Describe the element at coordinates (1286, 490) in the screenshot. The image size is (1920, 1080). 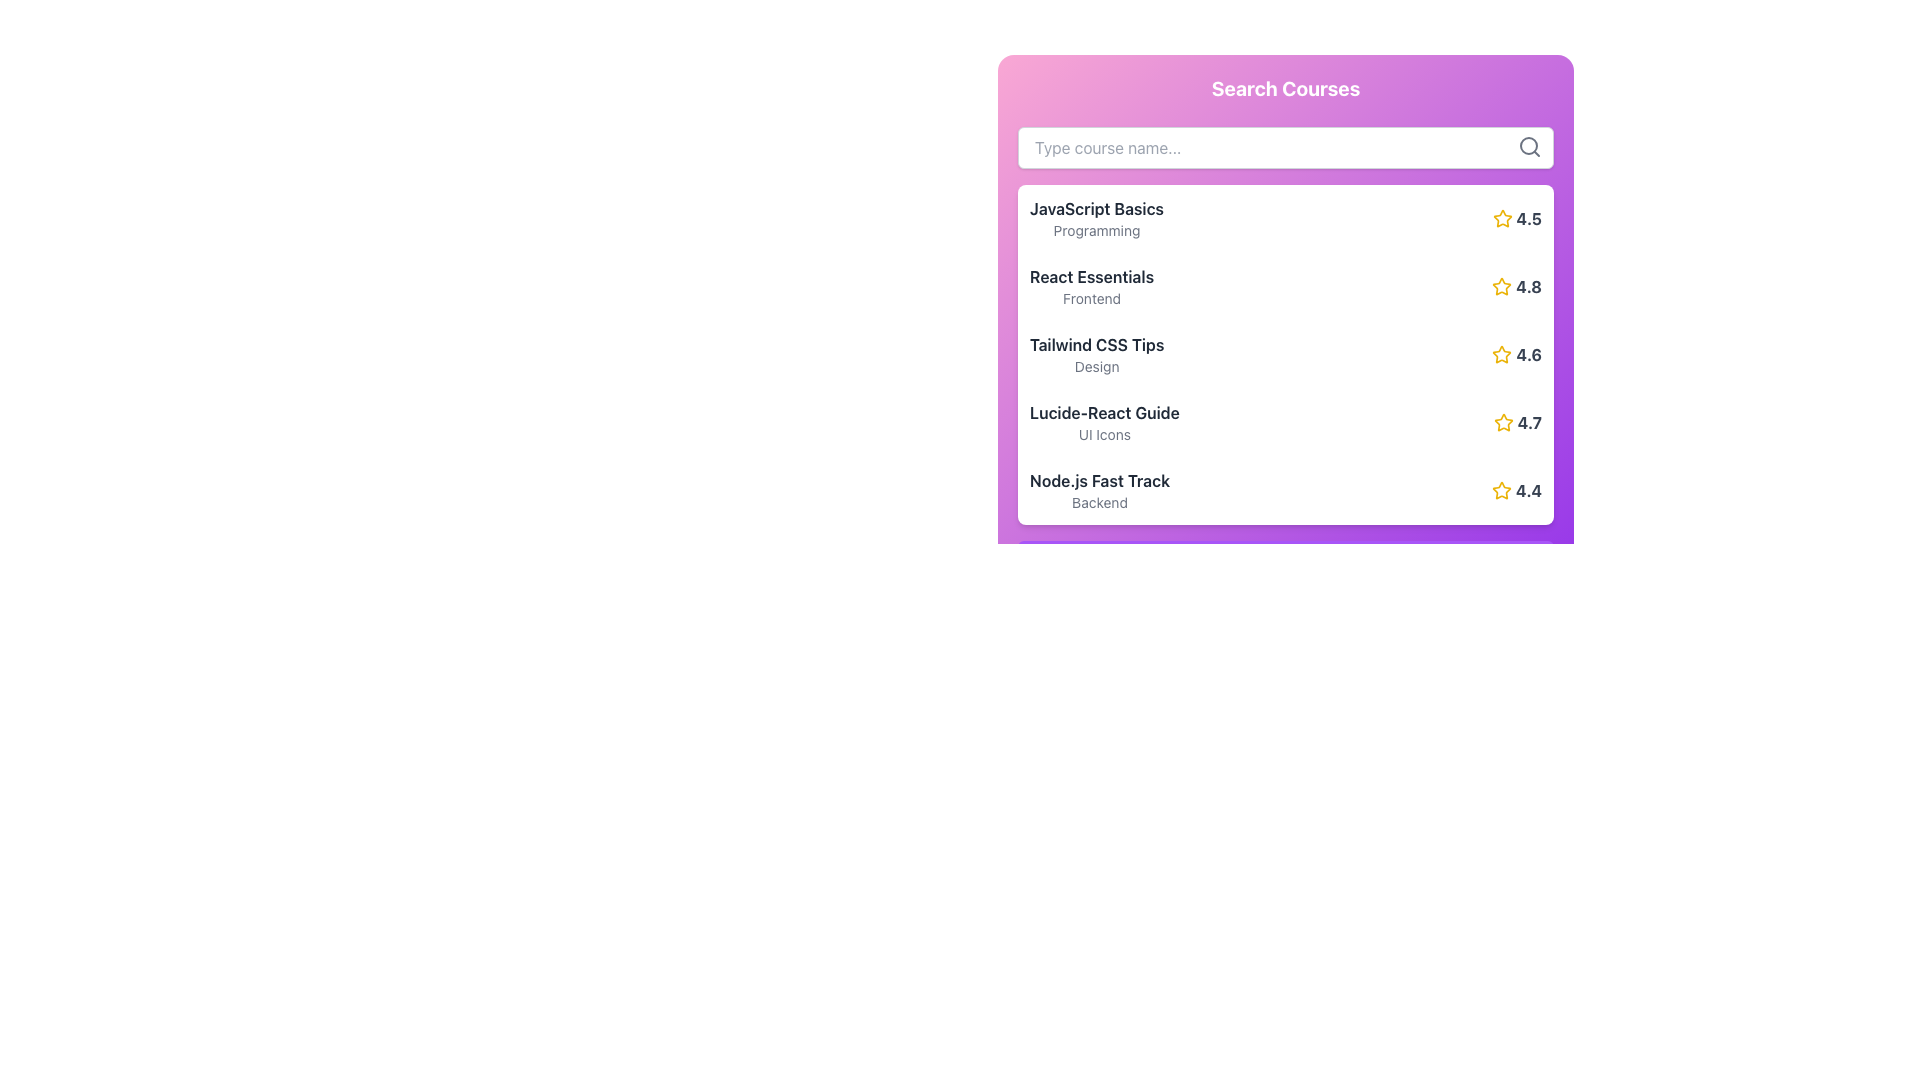
I see `the List item titled 'Node.js Fast Track' with the rating '4.4'` at that location.